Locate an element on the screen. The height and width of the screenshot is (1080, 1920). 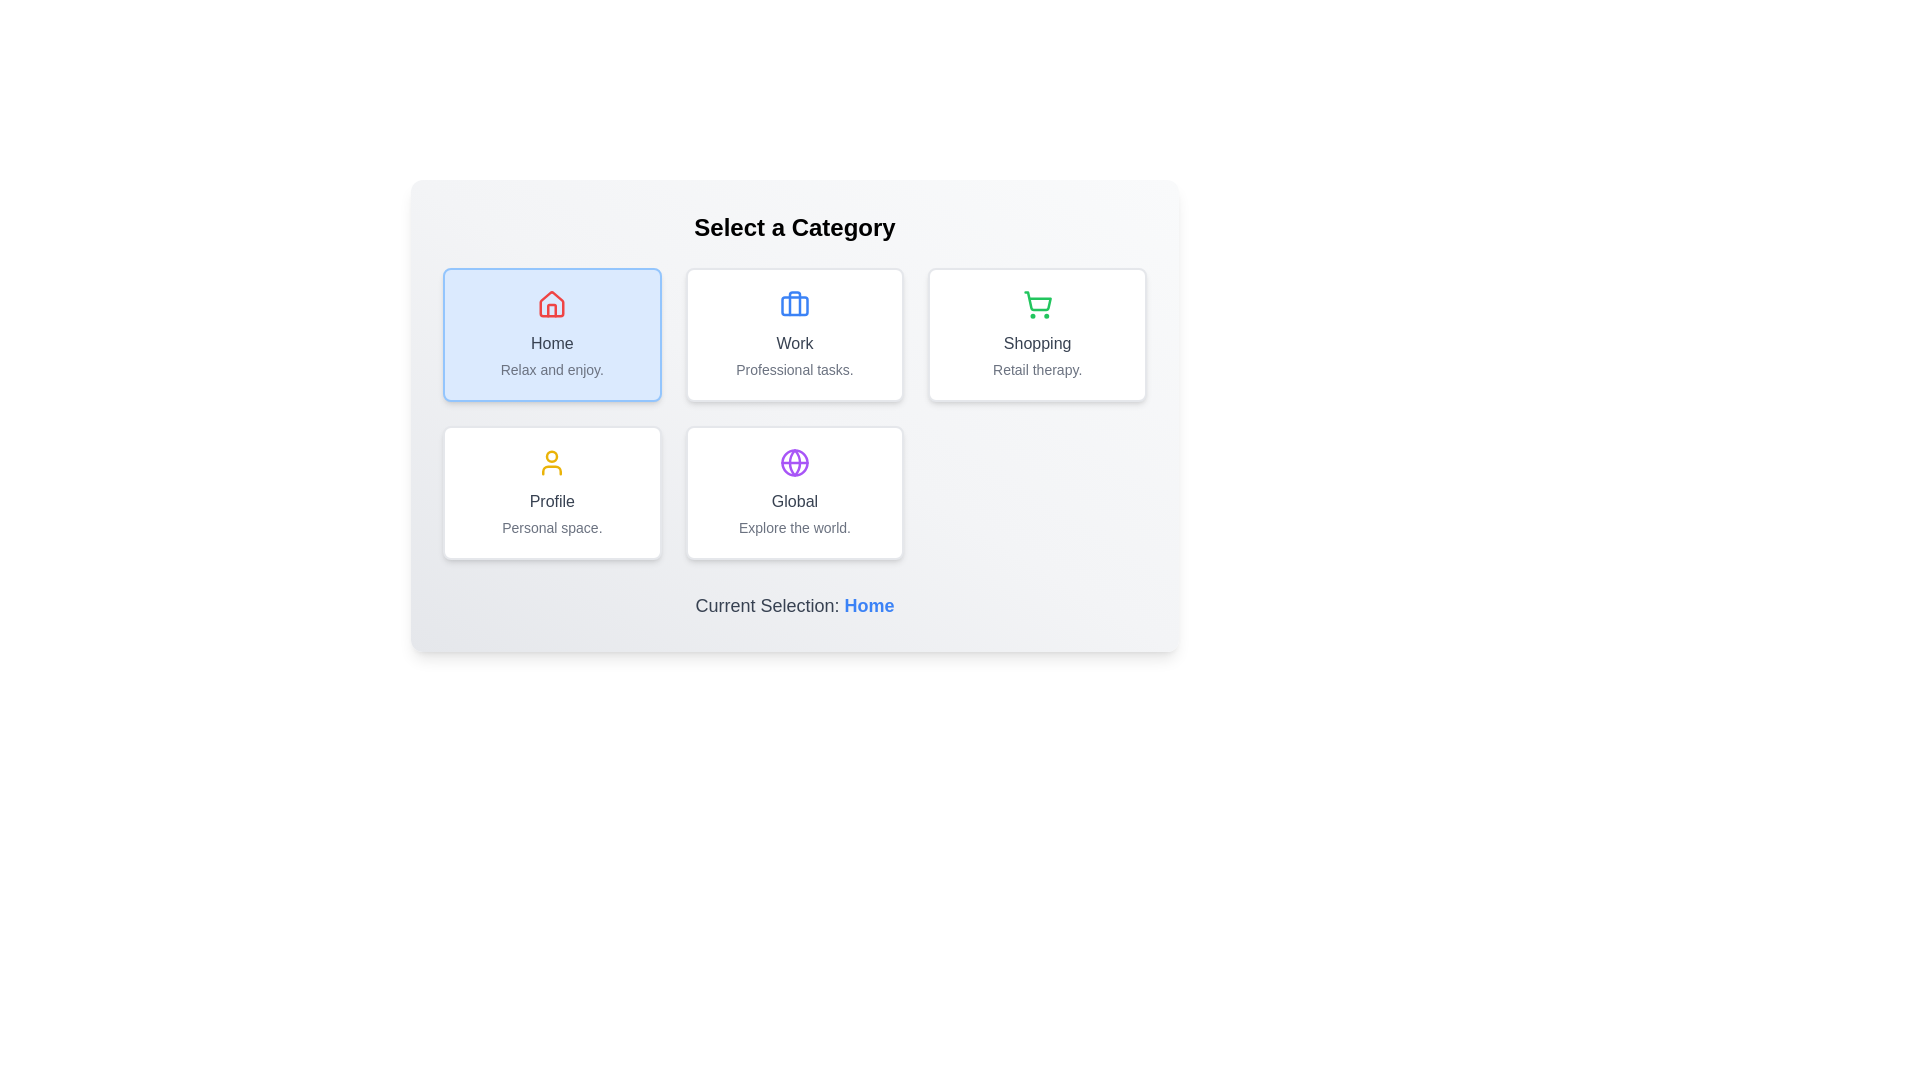
the category button for Global is located at coordinates (794, 493).